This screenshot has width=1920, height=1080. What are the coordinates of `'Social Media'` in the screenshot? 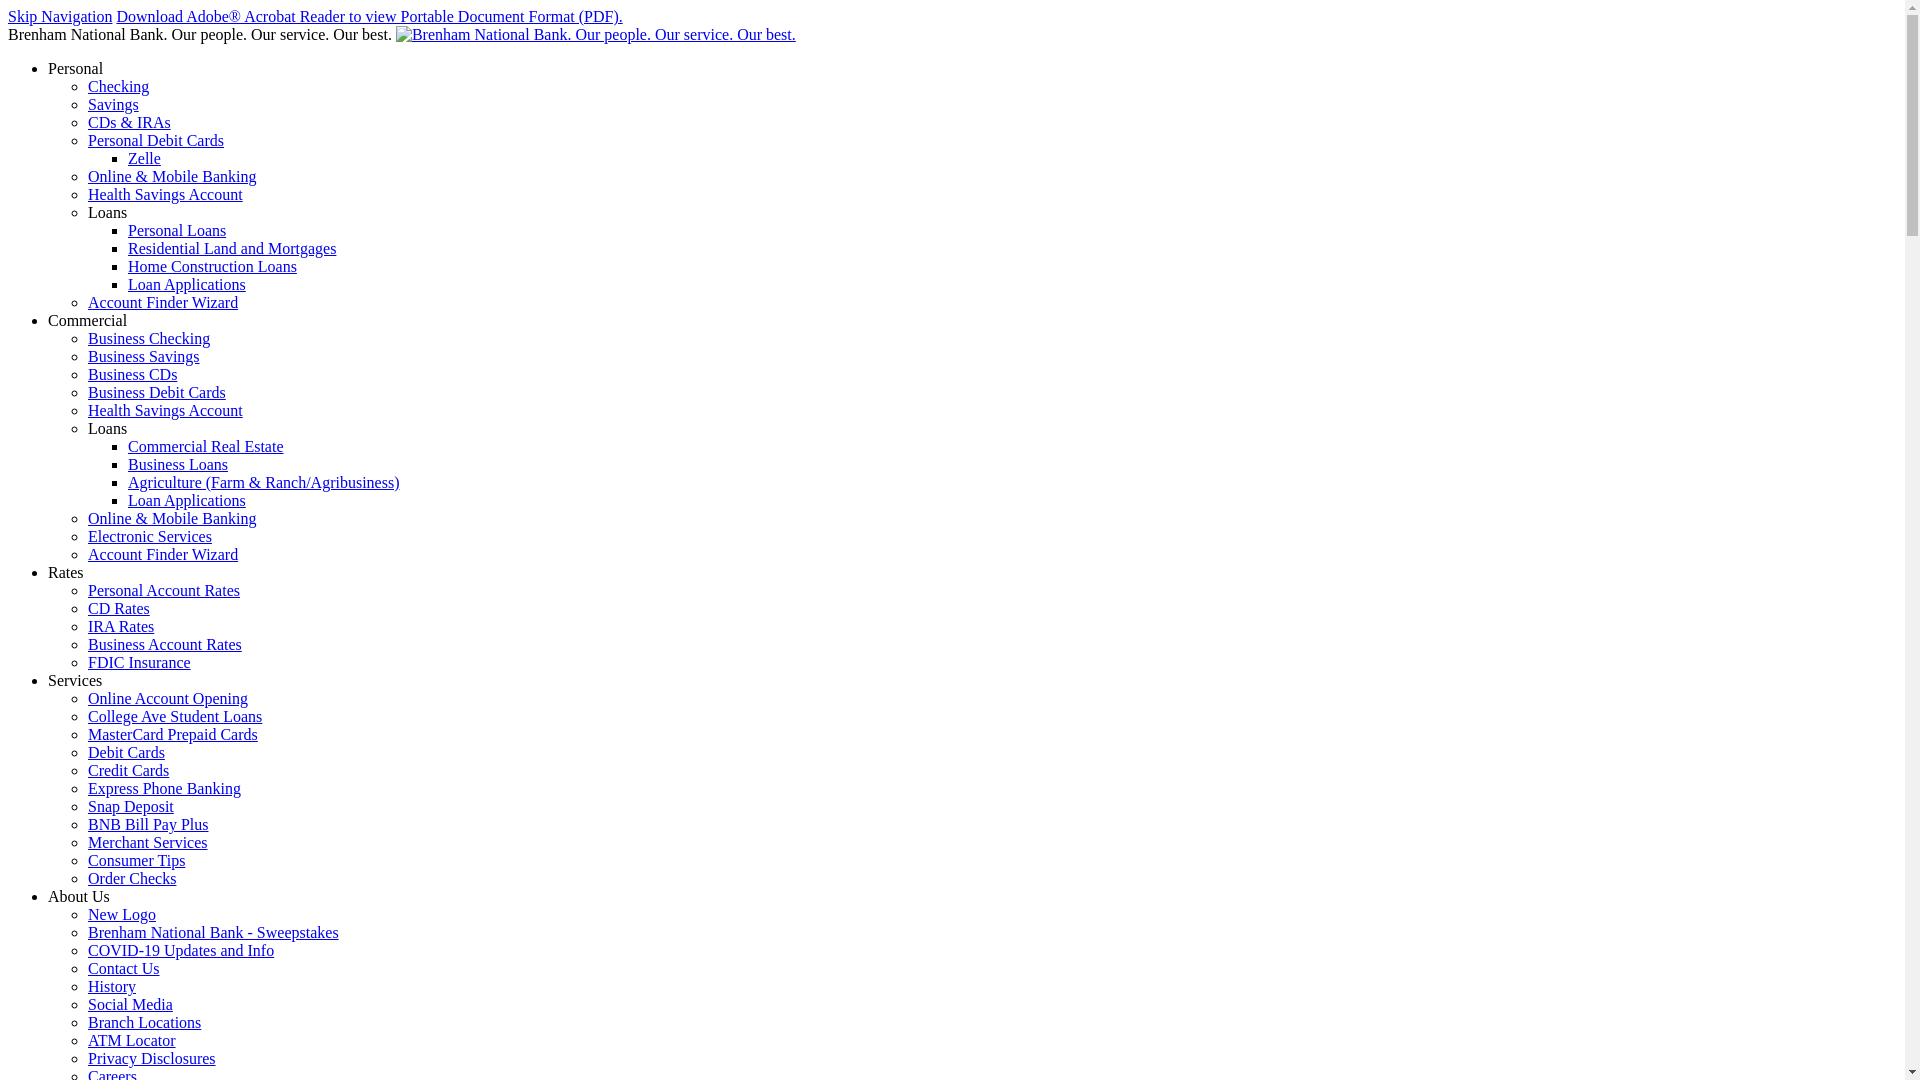 It's located at (129, 1004).